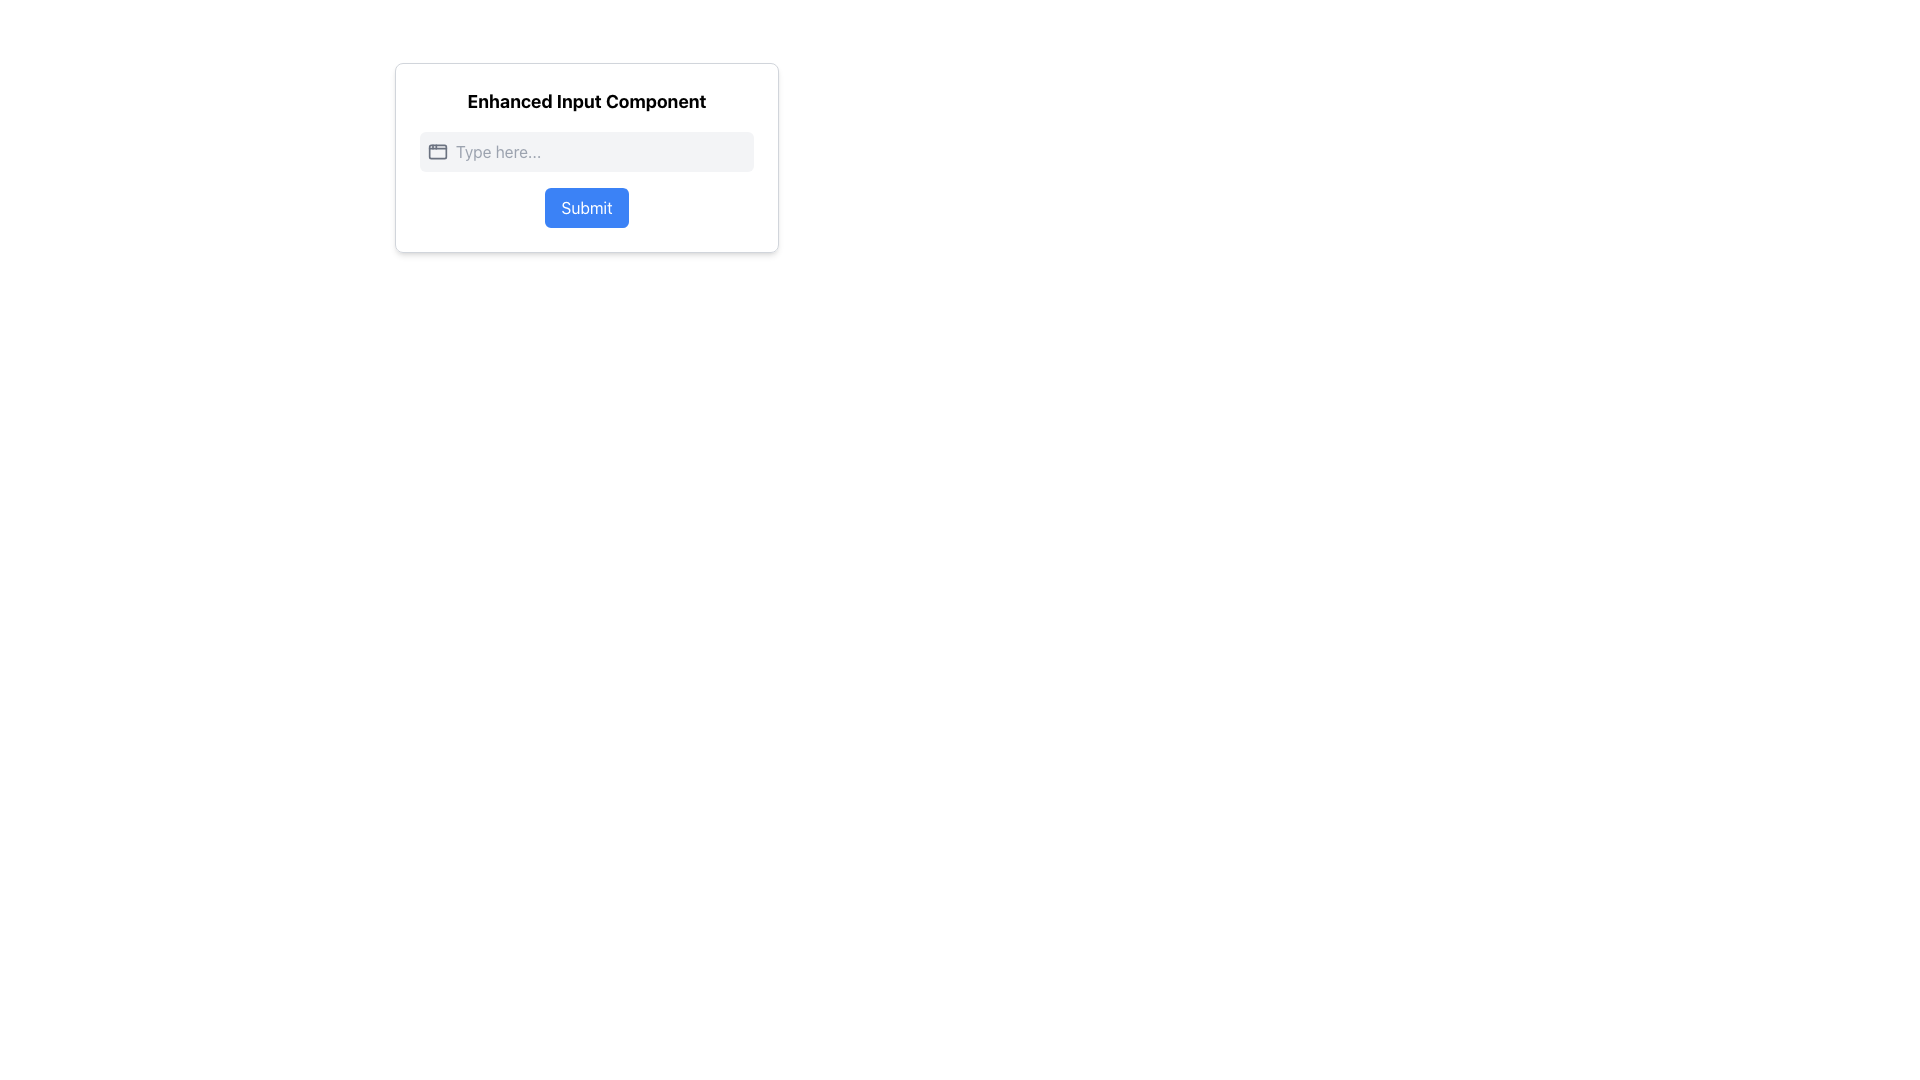 This screenshot has height=1080, width=1920. Describe the element at coordinates (436, 150) in the screenshot. I see `the compact gray window icon located to the left of the text input field` at that location.